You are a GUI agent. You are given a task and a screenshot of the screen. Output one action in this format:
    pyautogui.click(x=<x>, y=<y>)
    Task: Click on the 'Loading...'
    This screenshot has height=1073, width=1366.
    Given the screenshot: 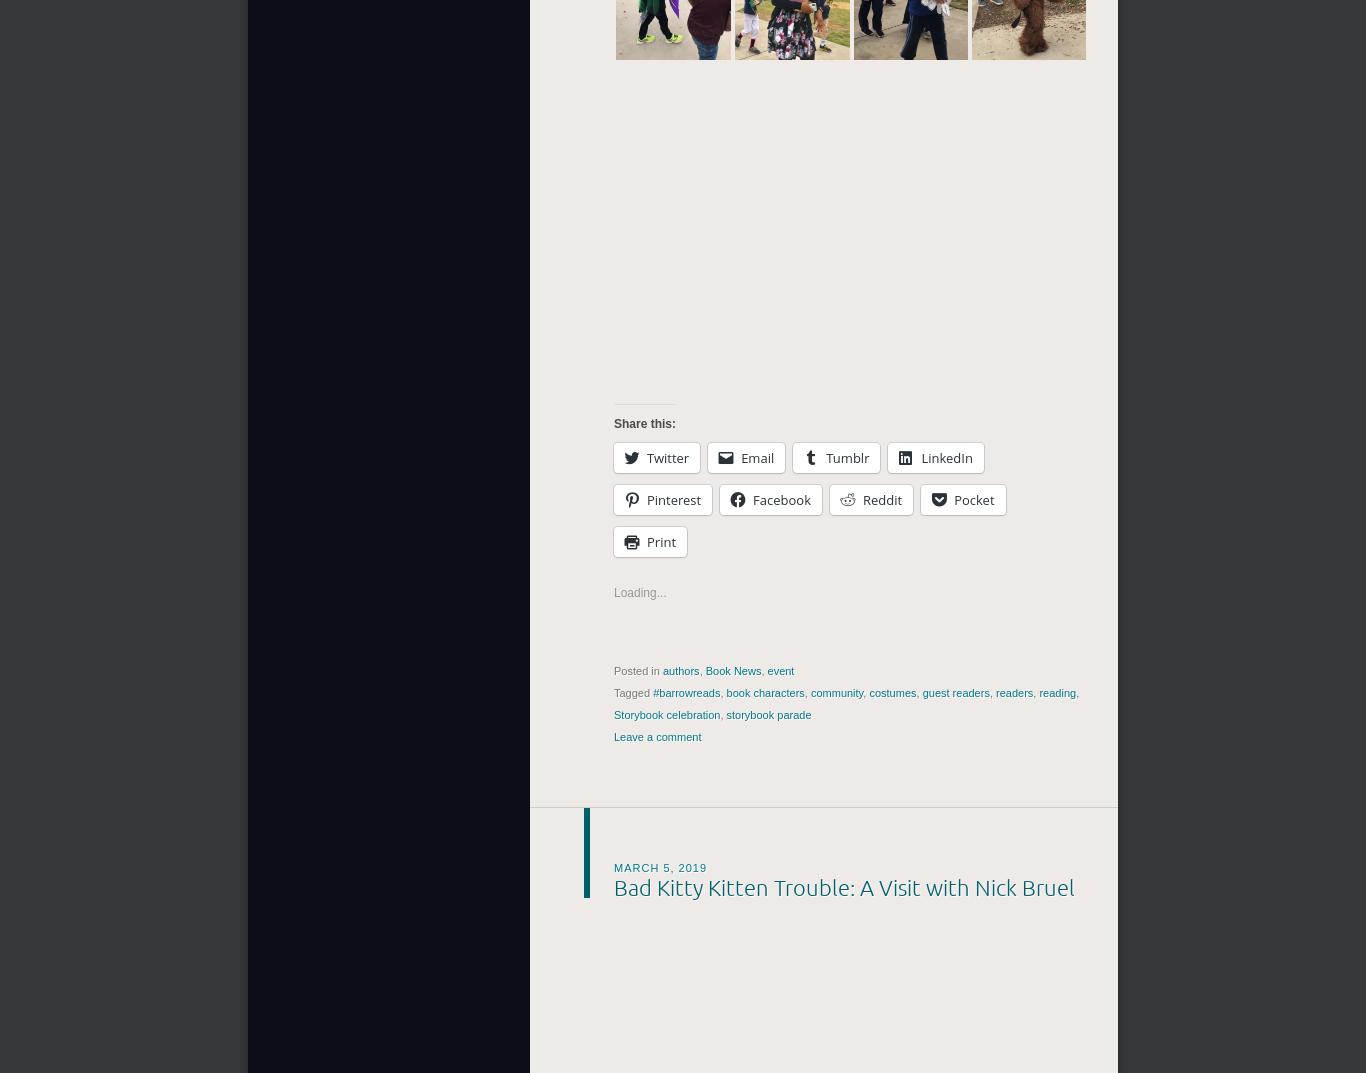 What is the action you would take?
    pyautogui.click(x=613, y=593)
    